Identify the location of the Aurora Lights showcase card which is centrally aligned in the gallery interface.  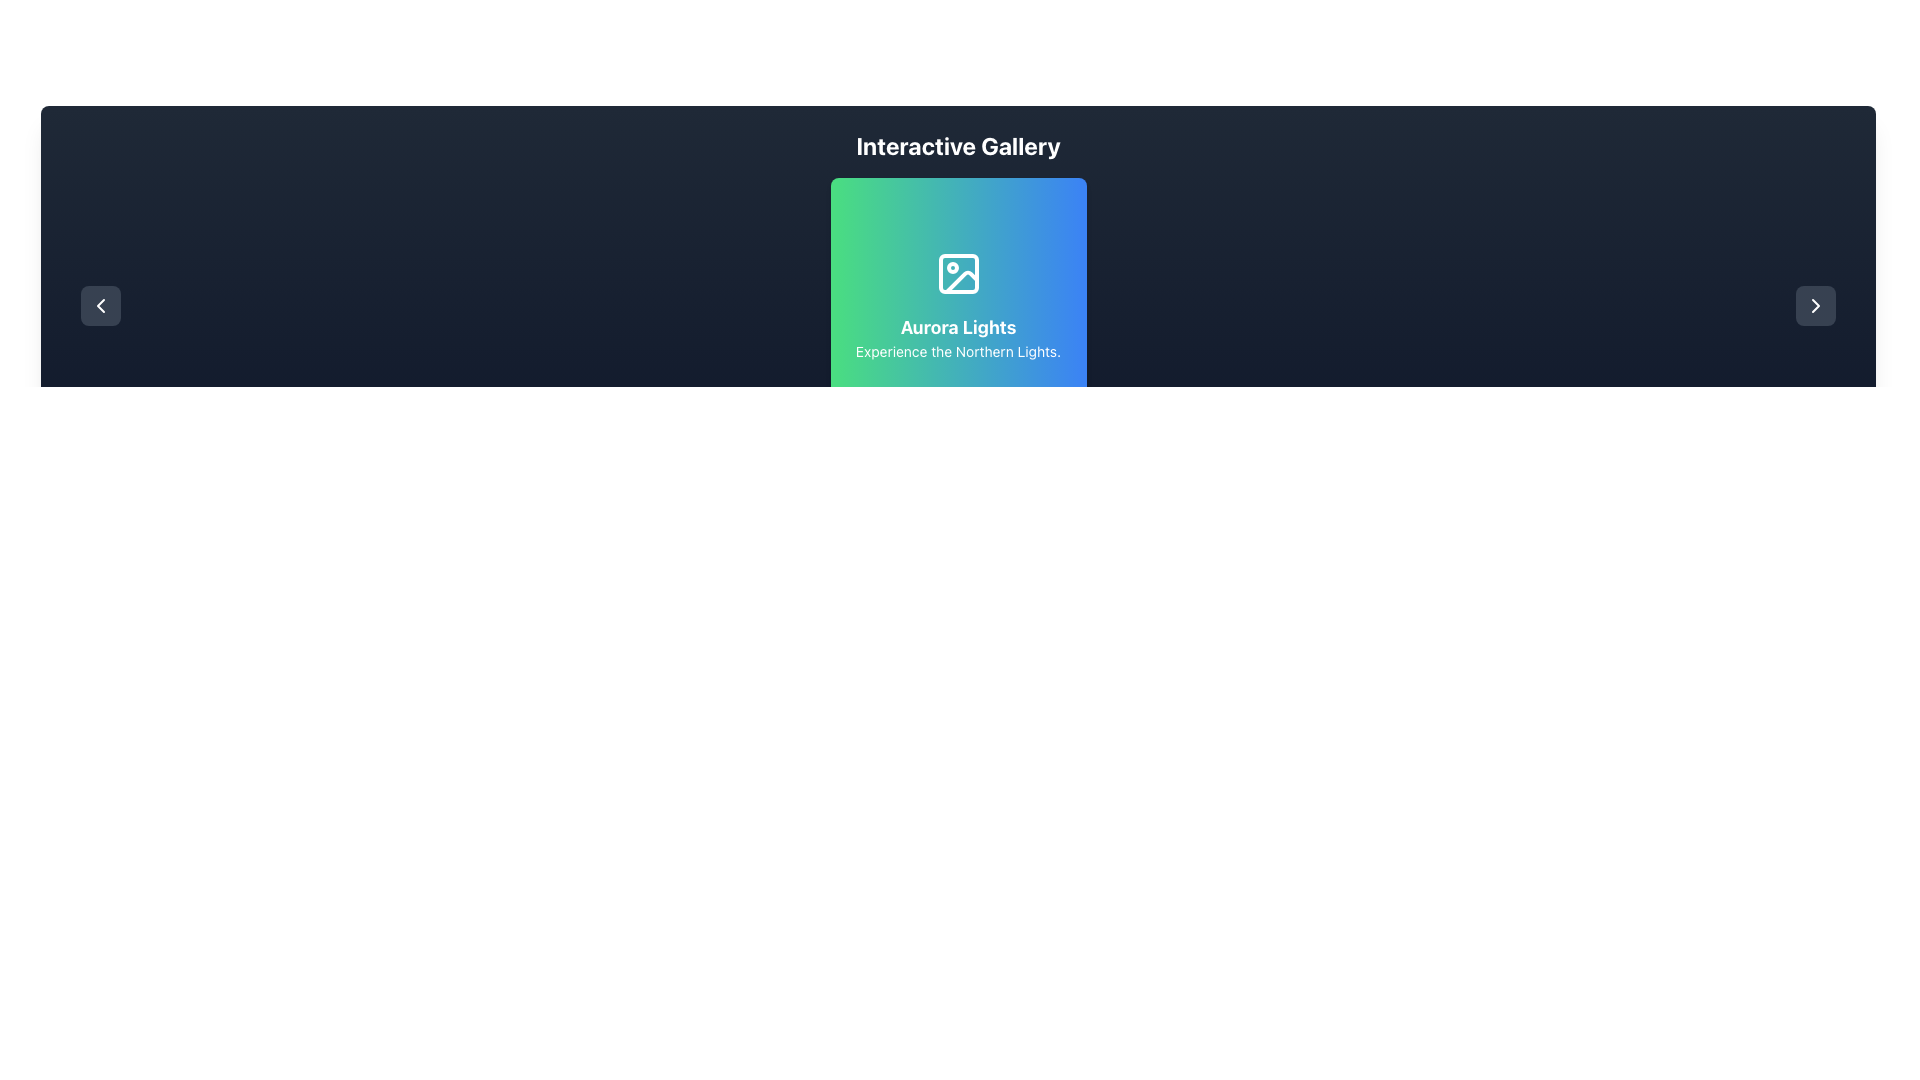
(957, 305).